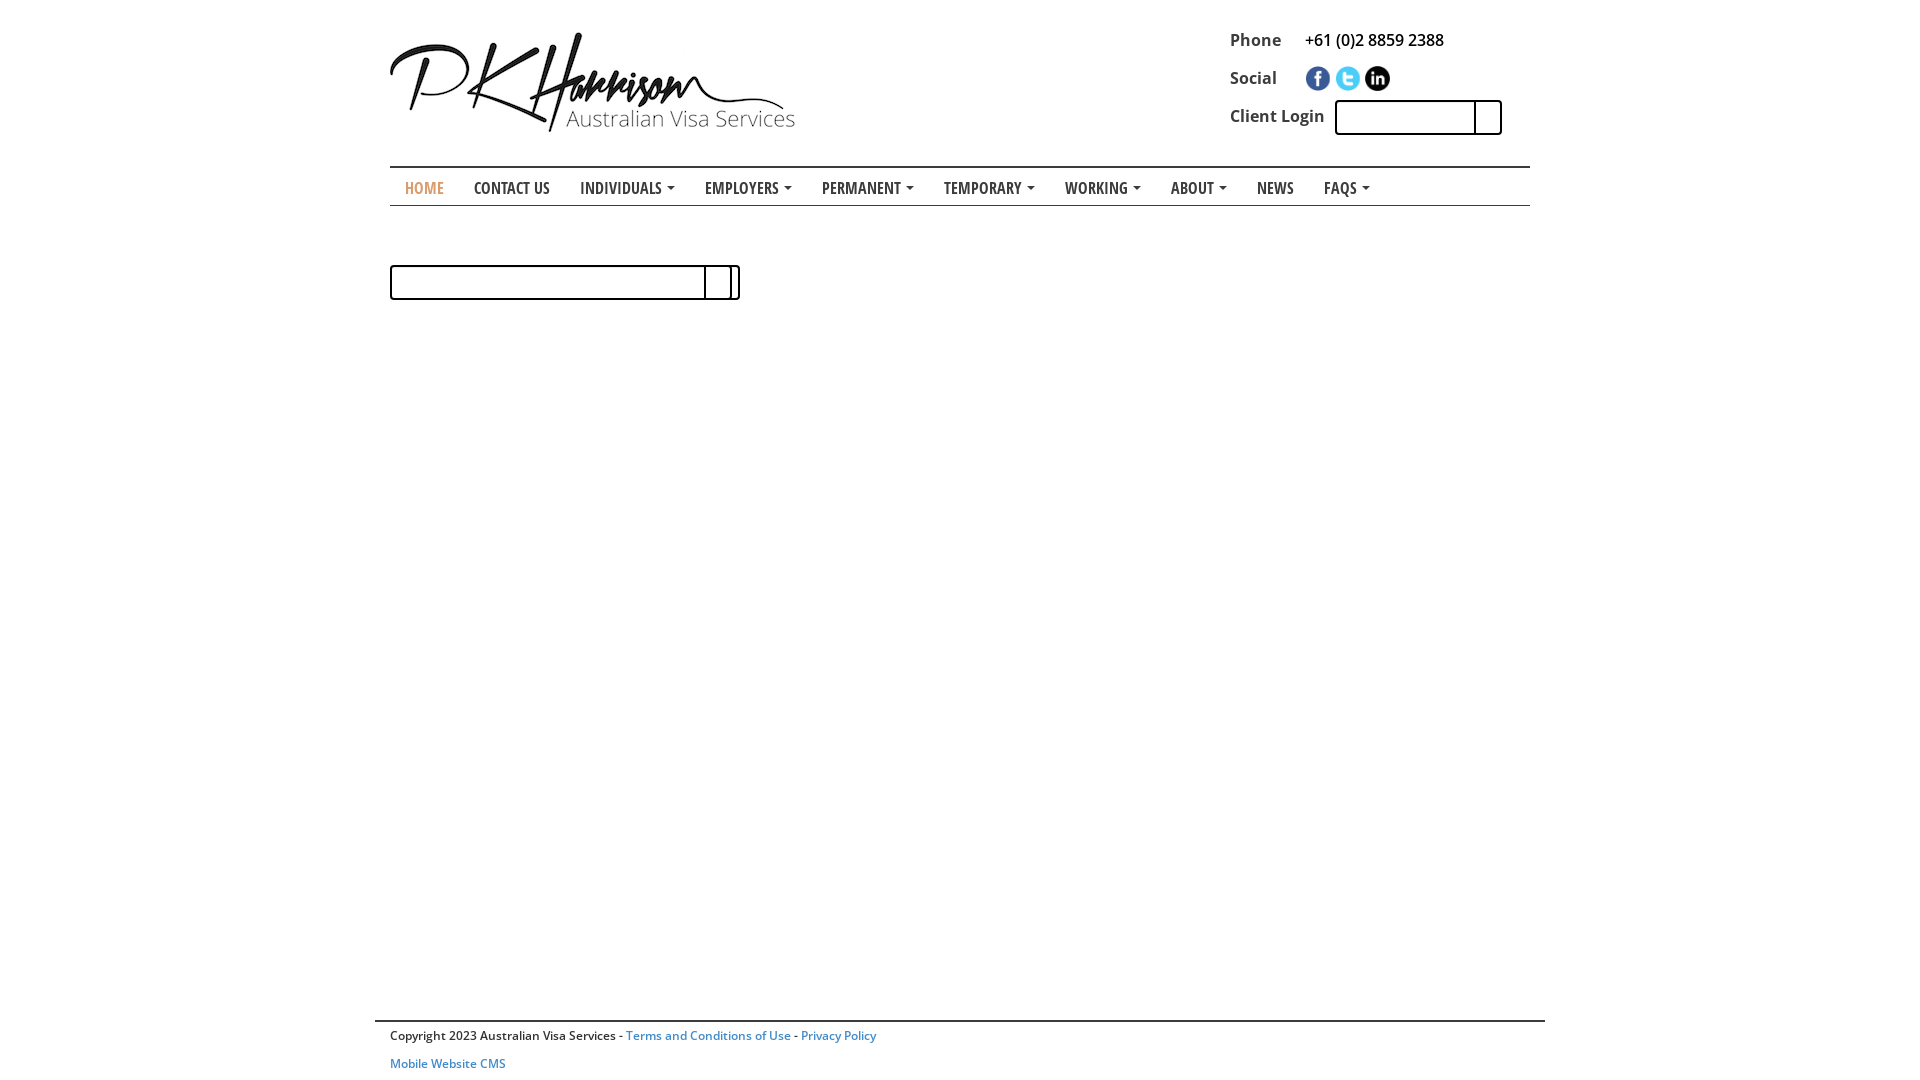 The height and width of the screenshot is (1080, 1920). What do you see at coordinates (624, 1035) in the screenshot?
I see `'Terms and Conditions of Use'` at bounding box center [624, 1035].